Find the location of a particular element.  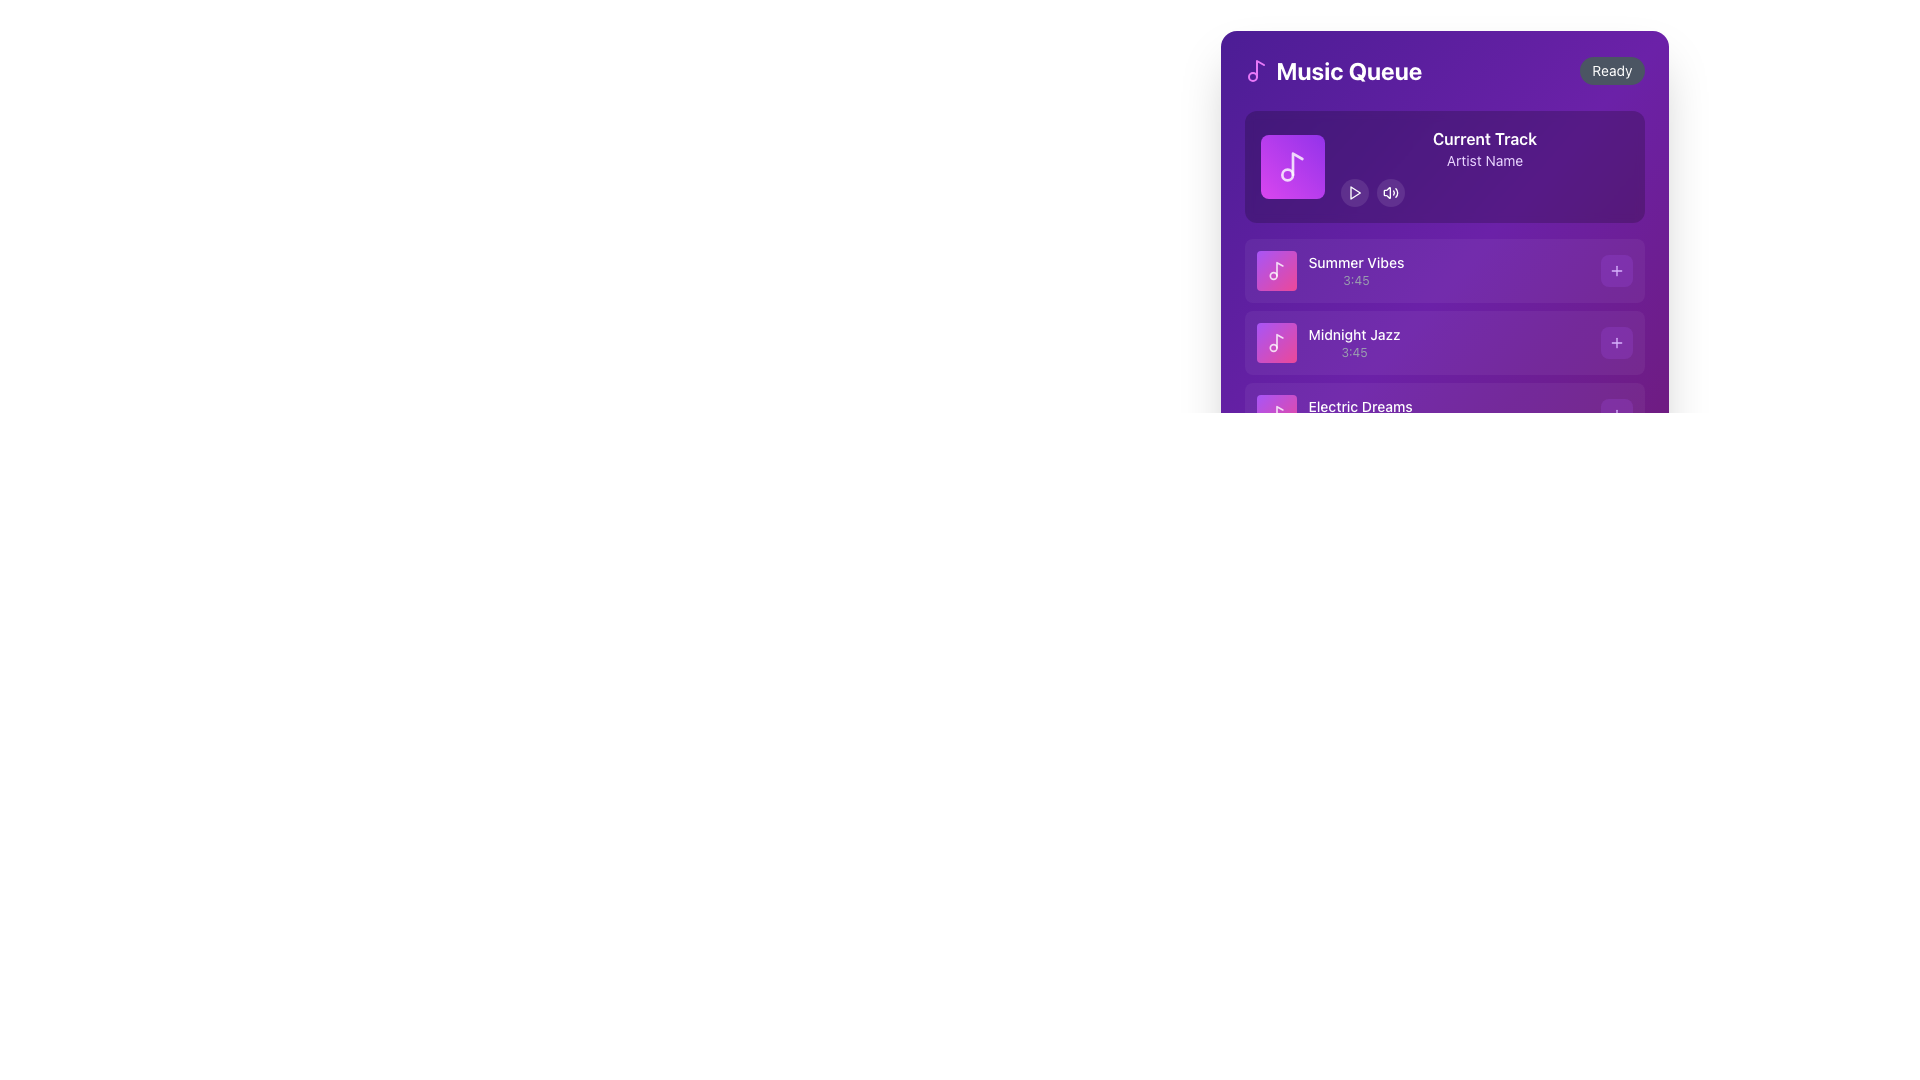

the square-shaped music note icon with a gradient background transitioning from purple to pink, located to the left of the text 'Summer Vibes' and '3:45' is located at coordinates (1275, 270).